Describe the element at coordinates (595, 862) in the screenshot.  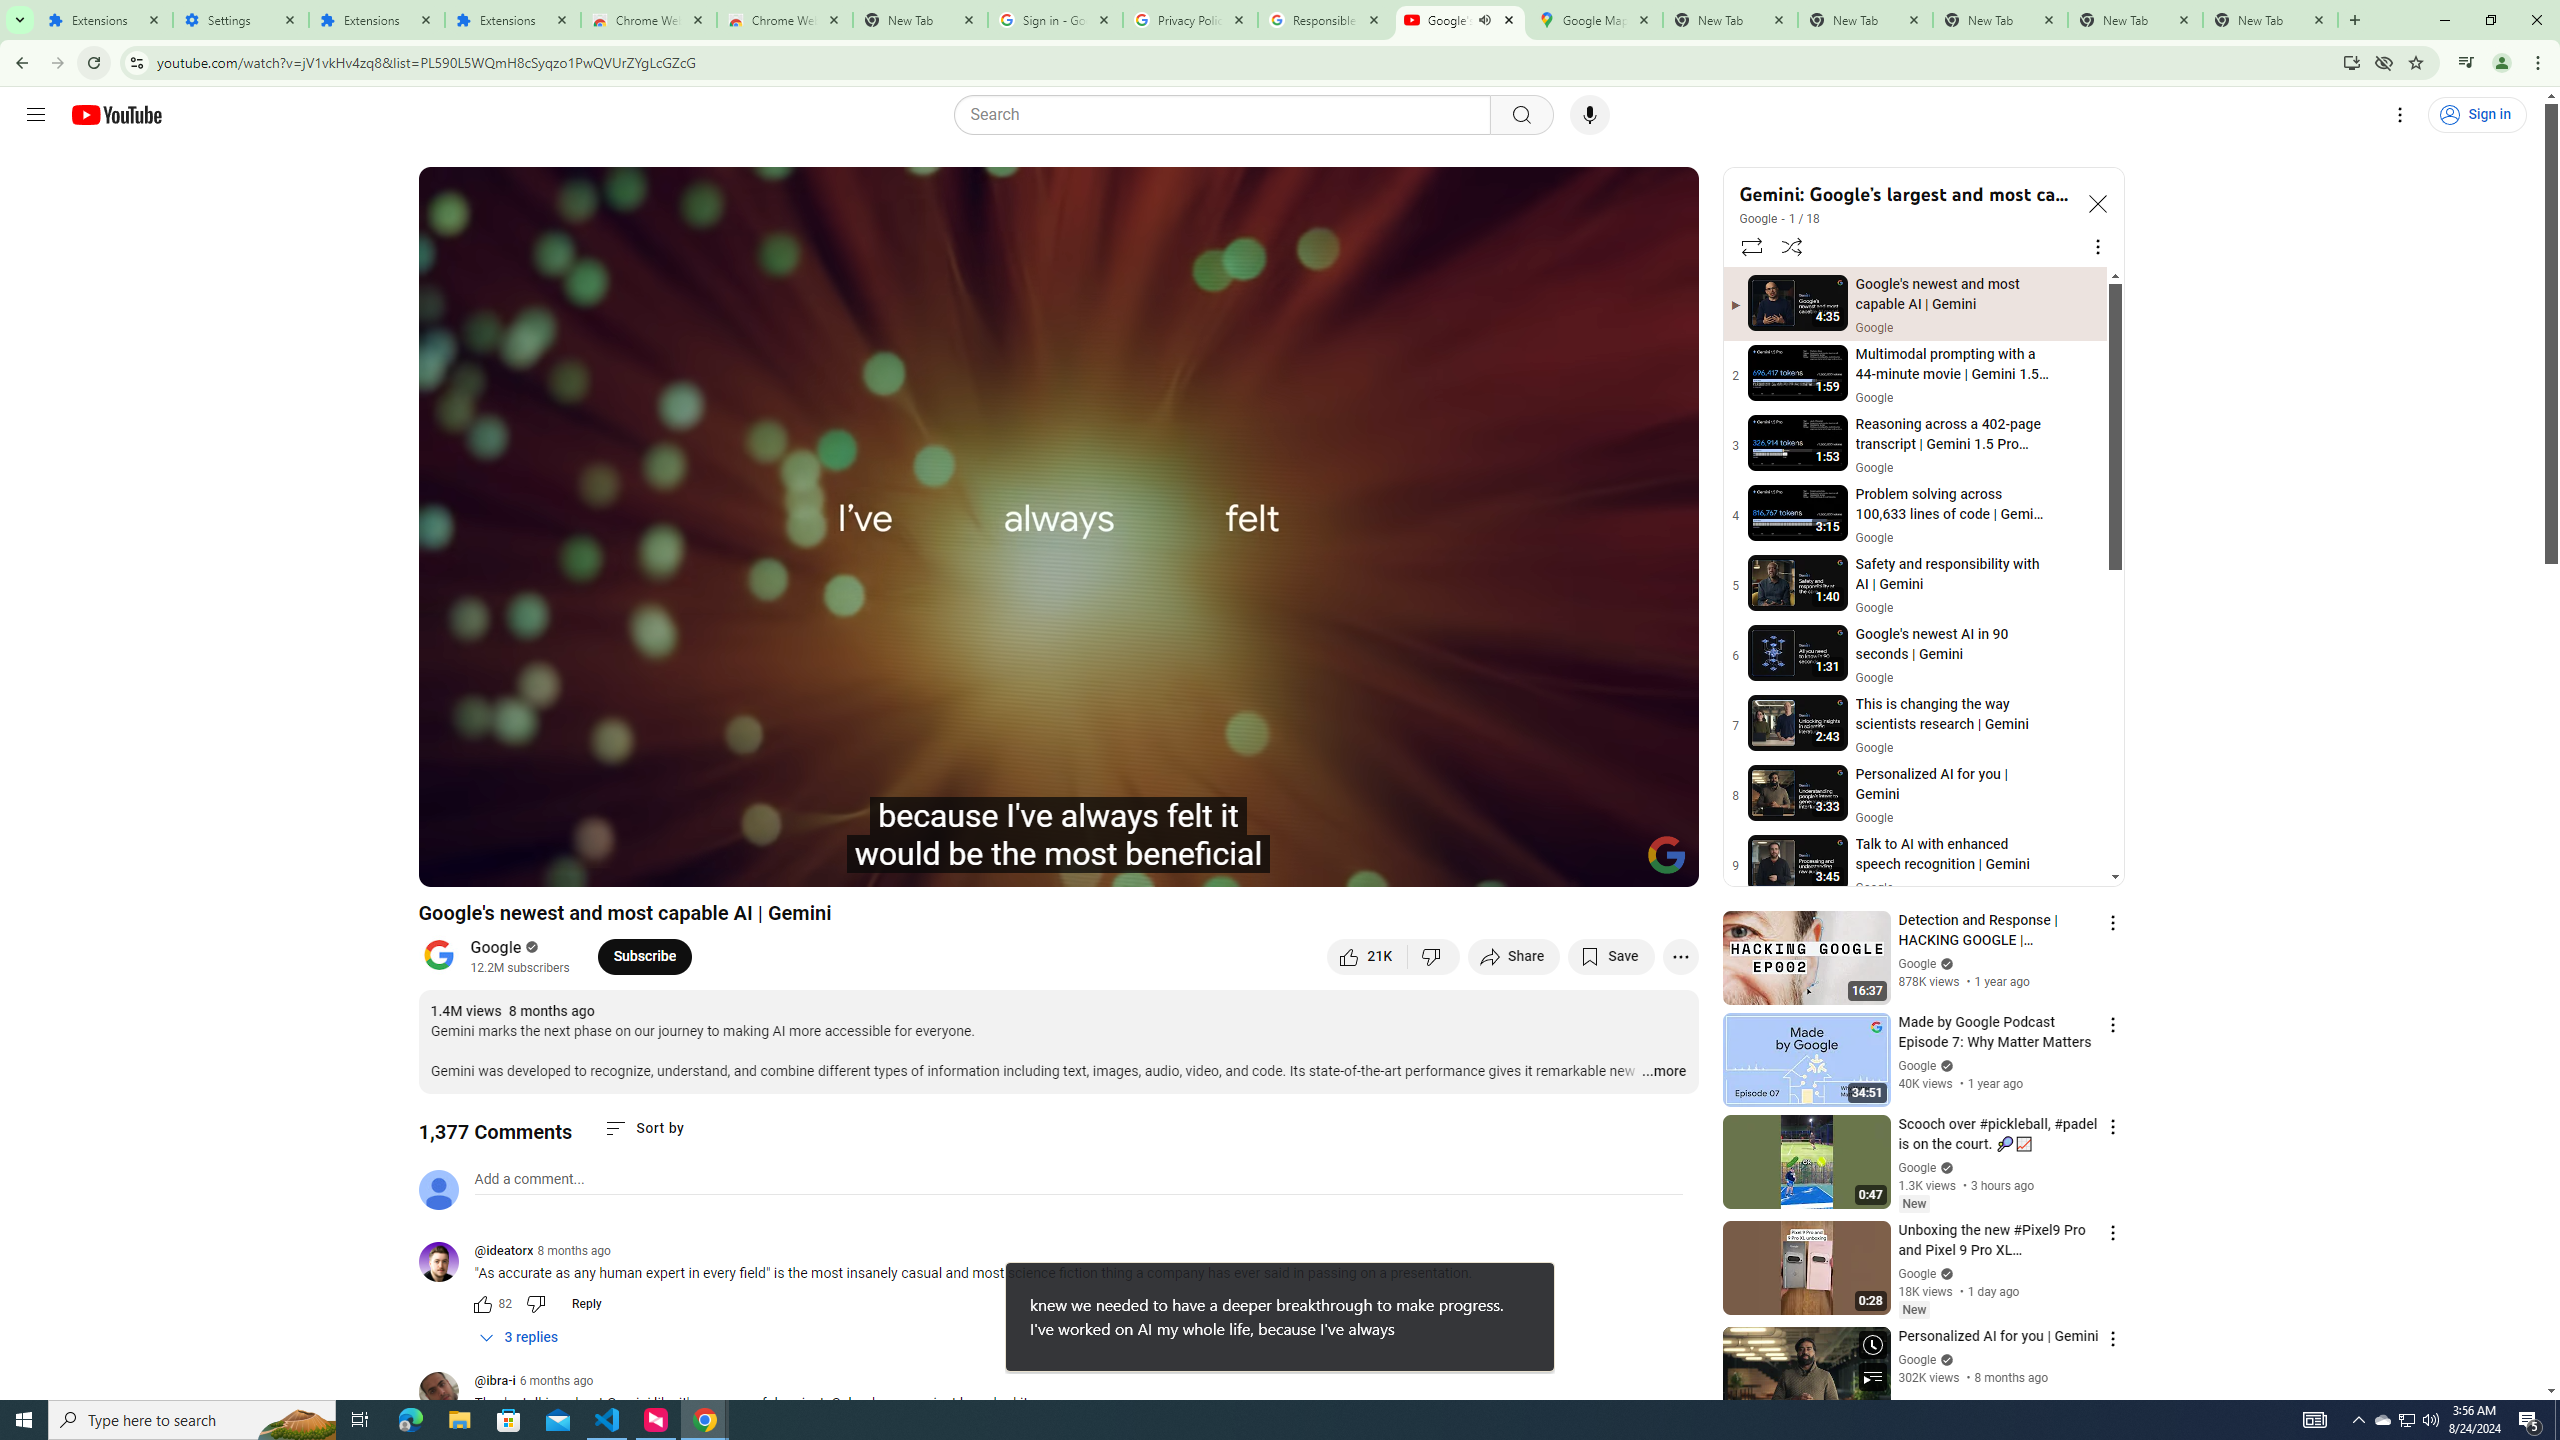
I see `'Mute (m)'` at that location.